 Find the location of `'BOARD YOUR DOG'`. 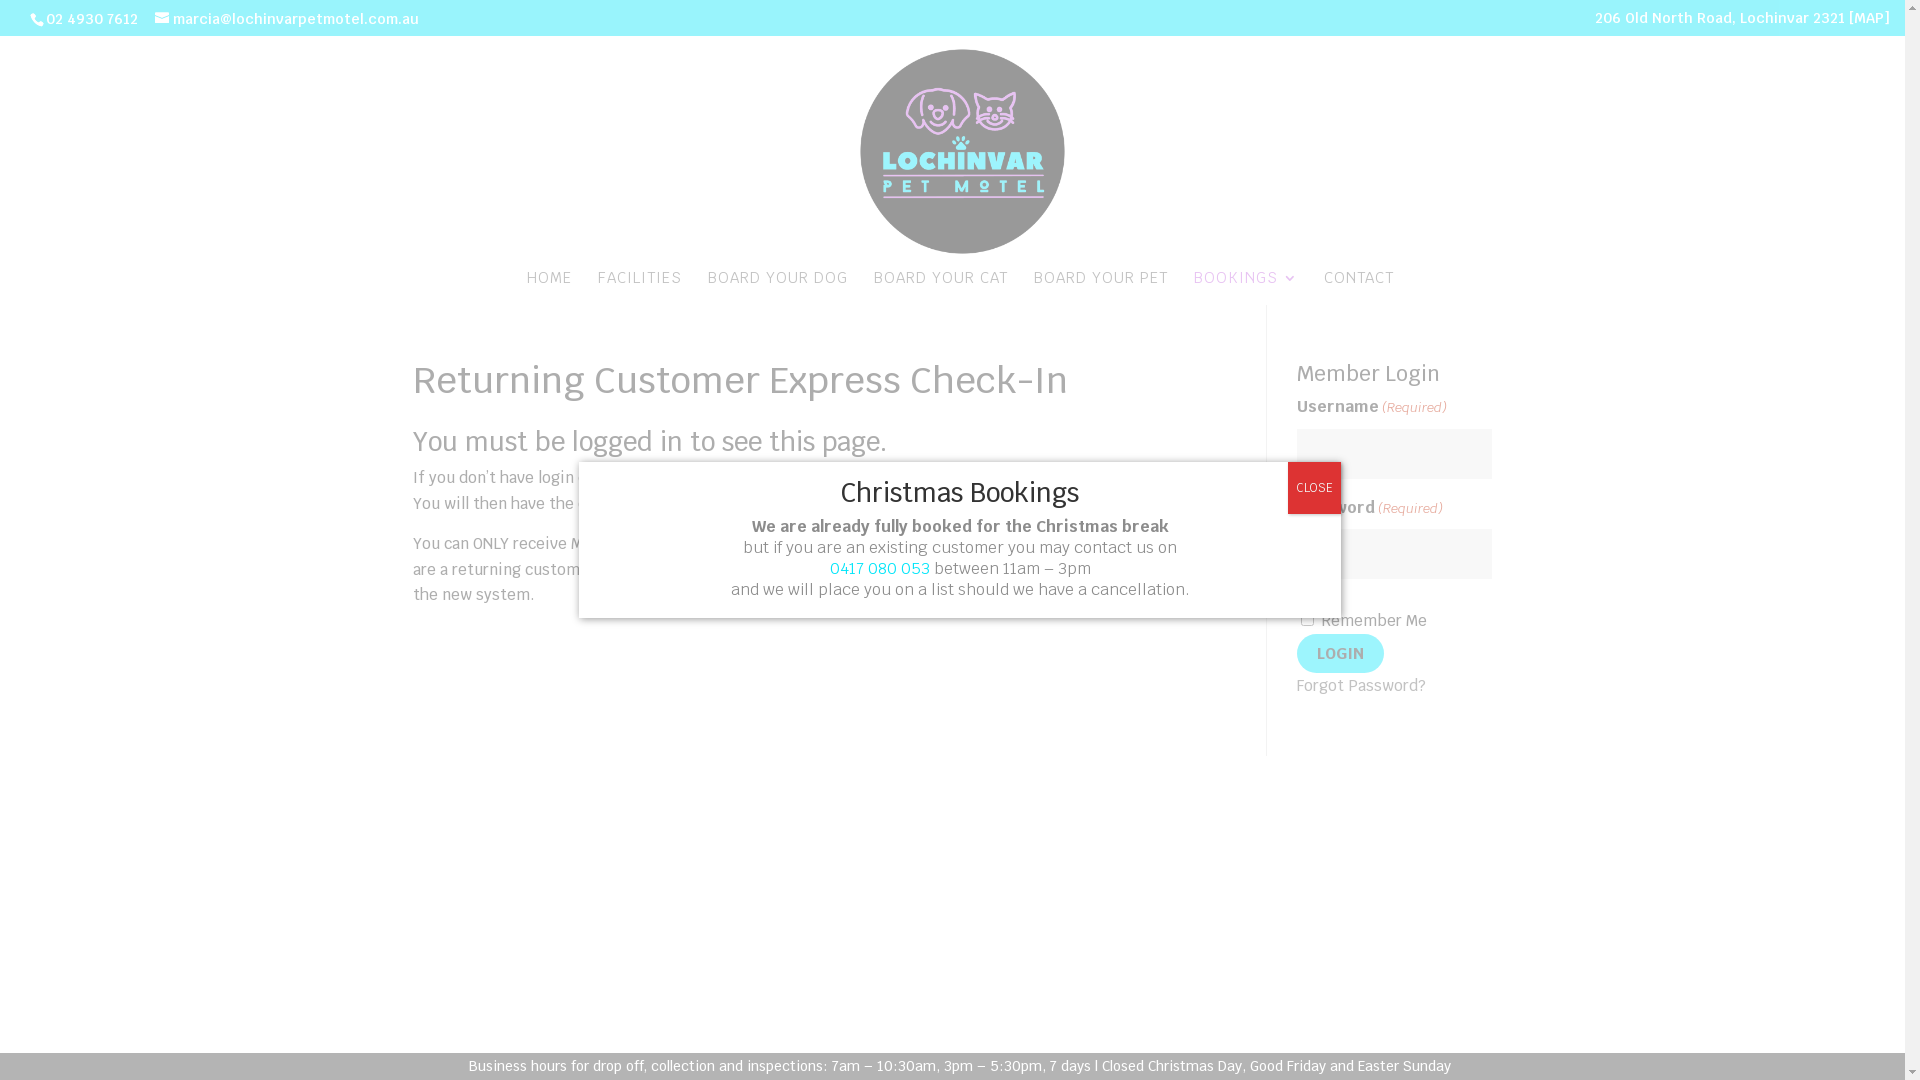

'BOARD YOUR DOG' is located at coordinates (708, 288).